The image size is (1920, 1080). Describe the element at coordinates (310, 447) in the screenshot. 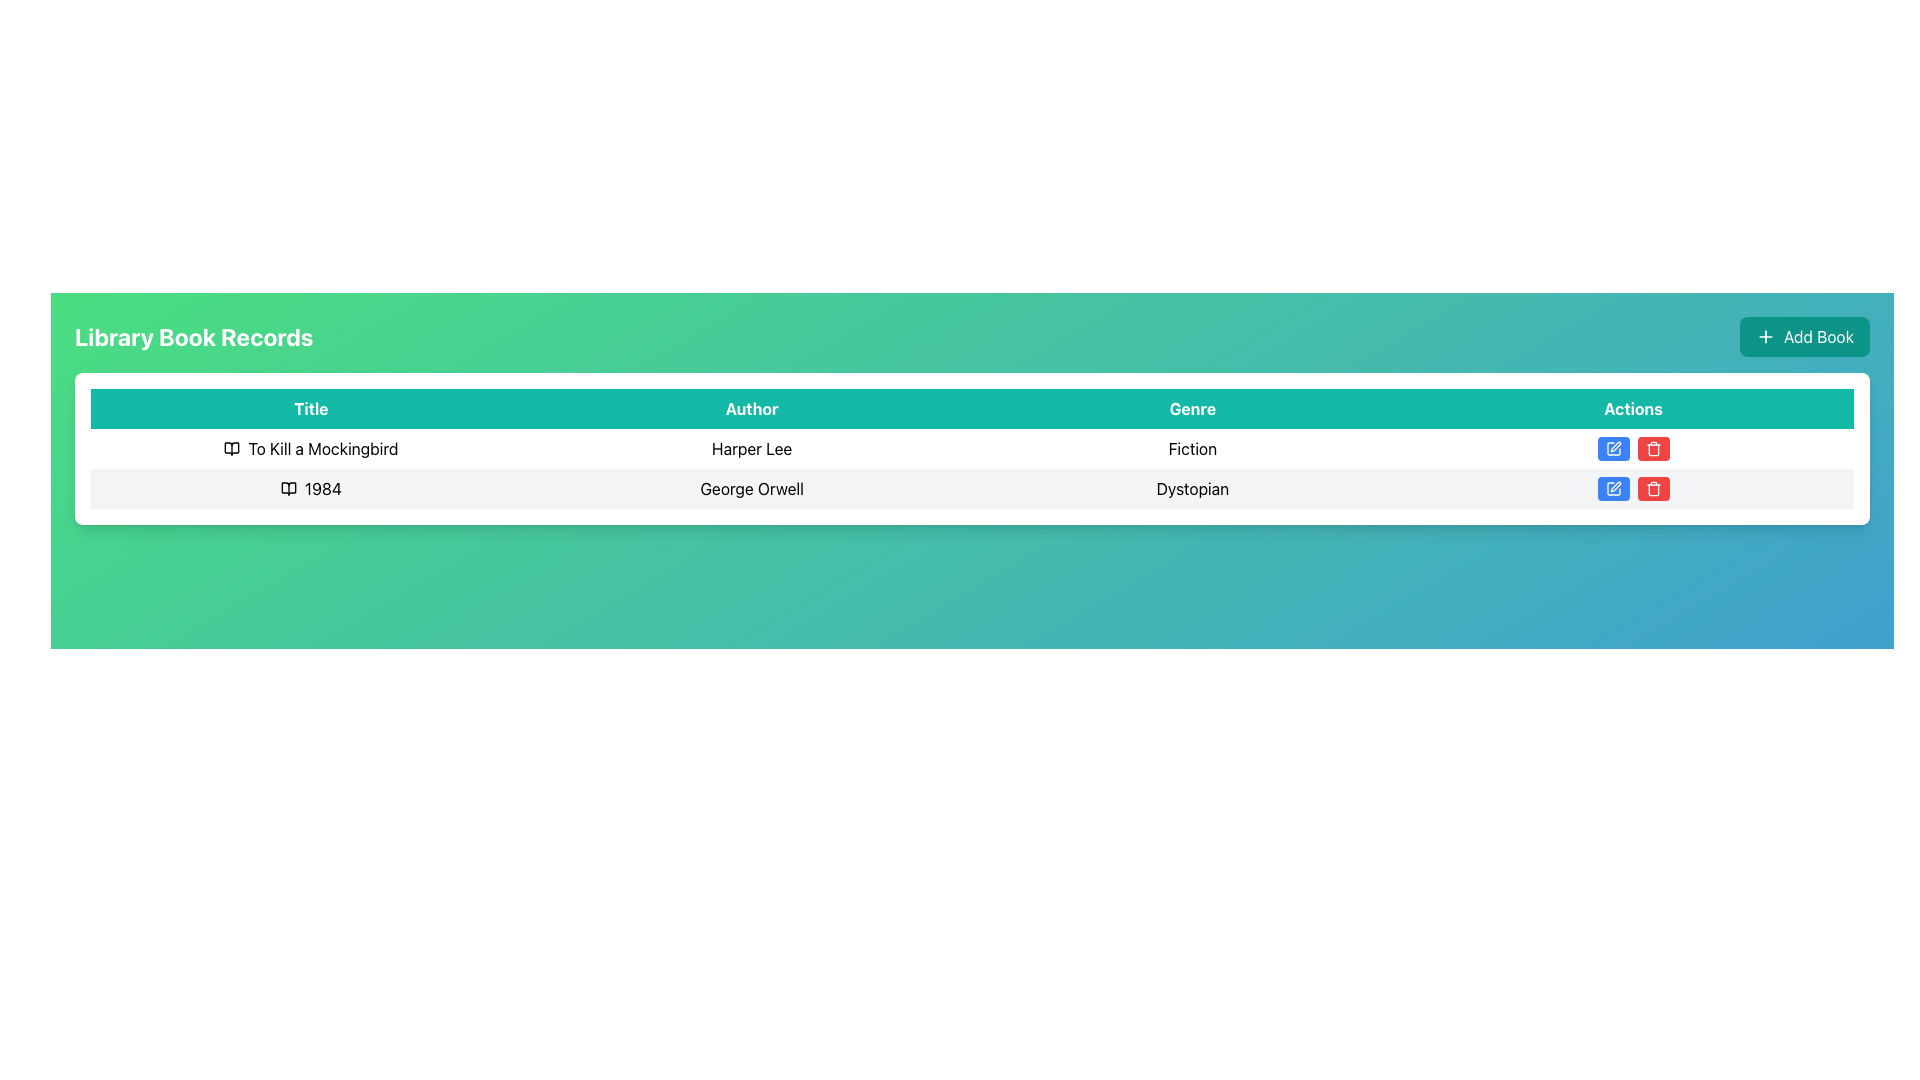

I see `title text of the book displayed in the first cell under the 'Title' column of the first row in the book records table` at that location.